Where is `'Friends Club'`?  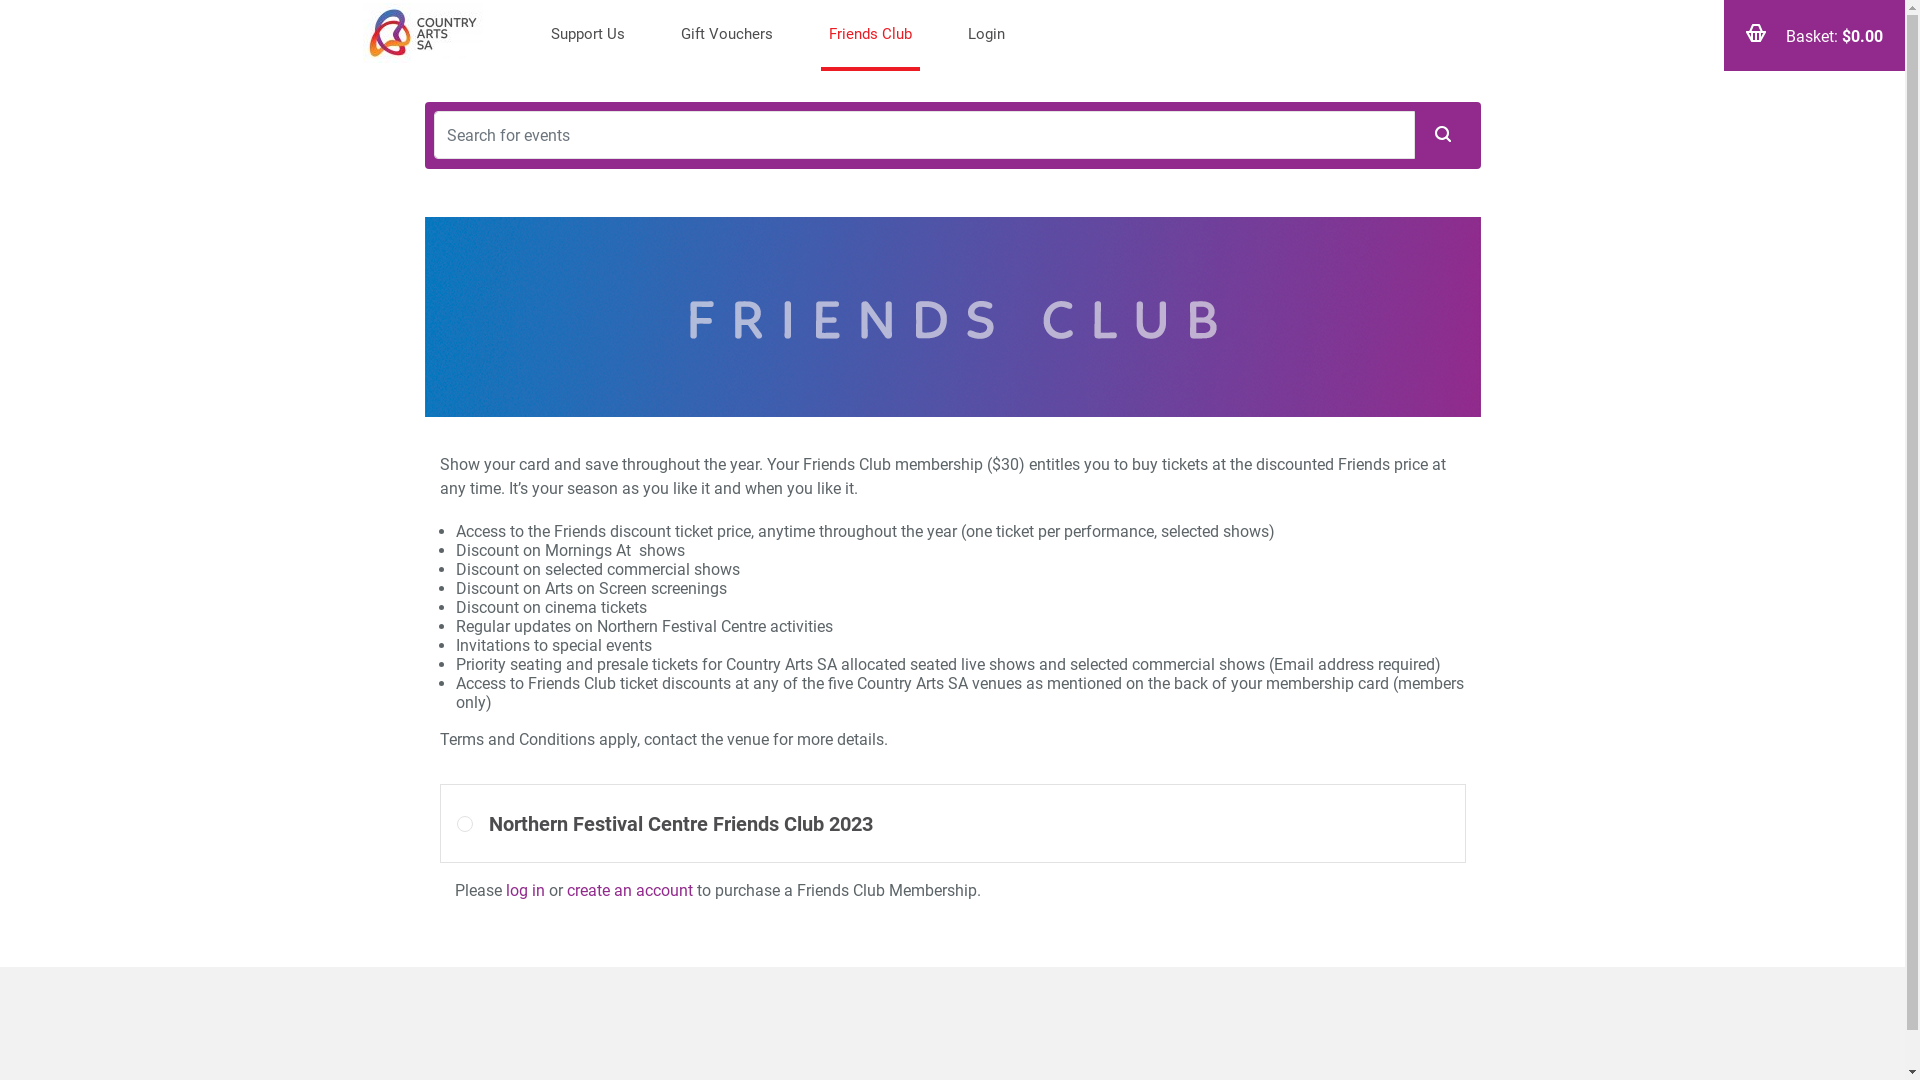
'Friends Club' is located at coordinates (869, 35).